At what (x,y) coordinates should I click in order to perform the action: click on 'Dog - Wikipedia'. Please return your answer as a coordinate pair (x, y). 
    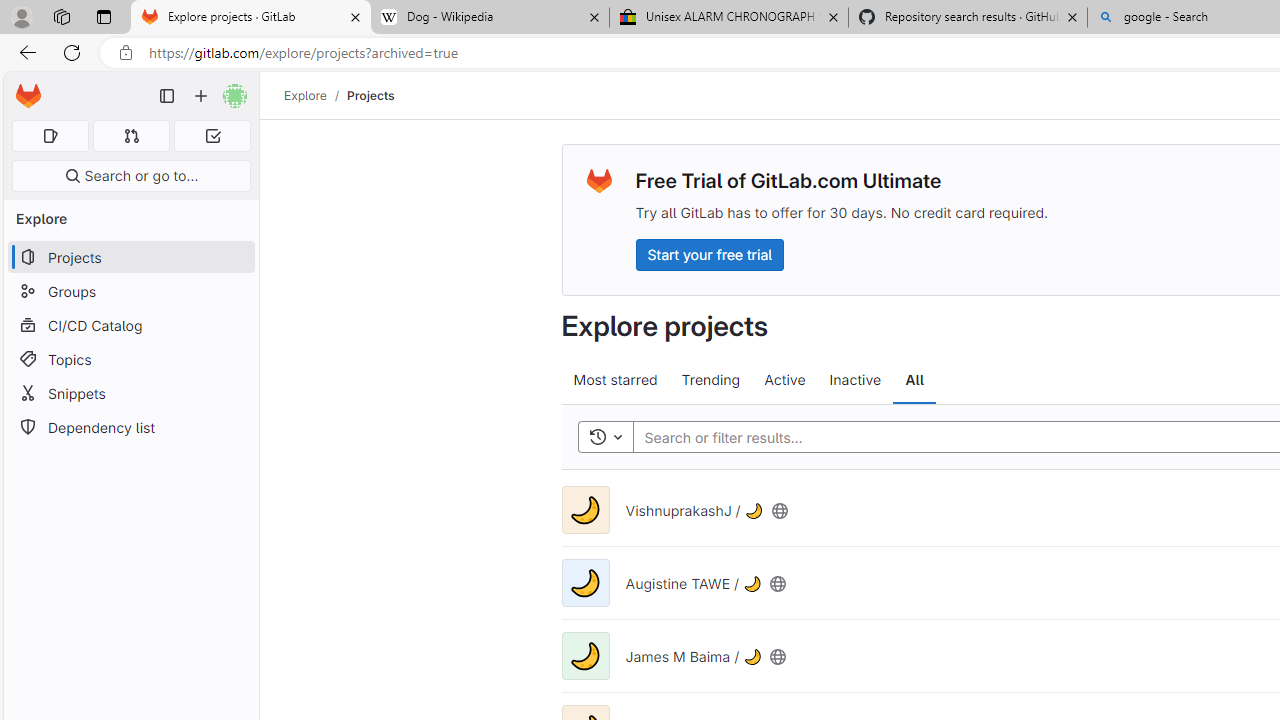
    Looking at the image, I should click on (490, 17).